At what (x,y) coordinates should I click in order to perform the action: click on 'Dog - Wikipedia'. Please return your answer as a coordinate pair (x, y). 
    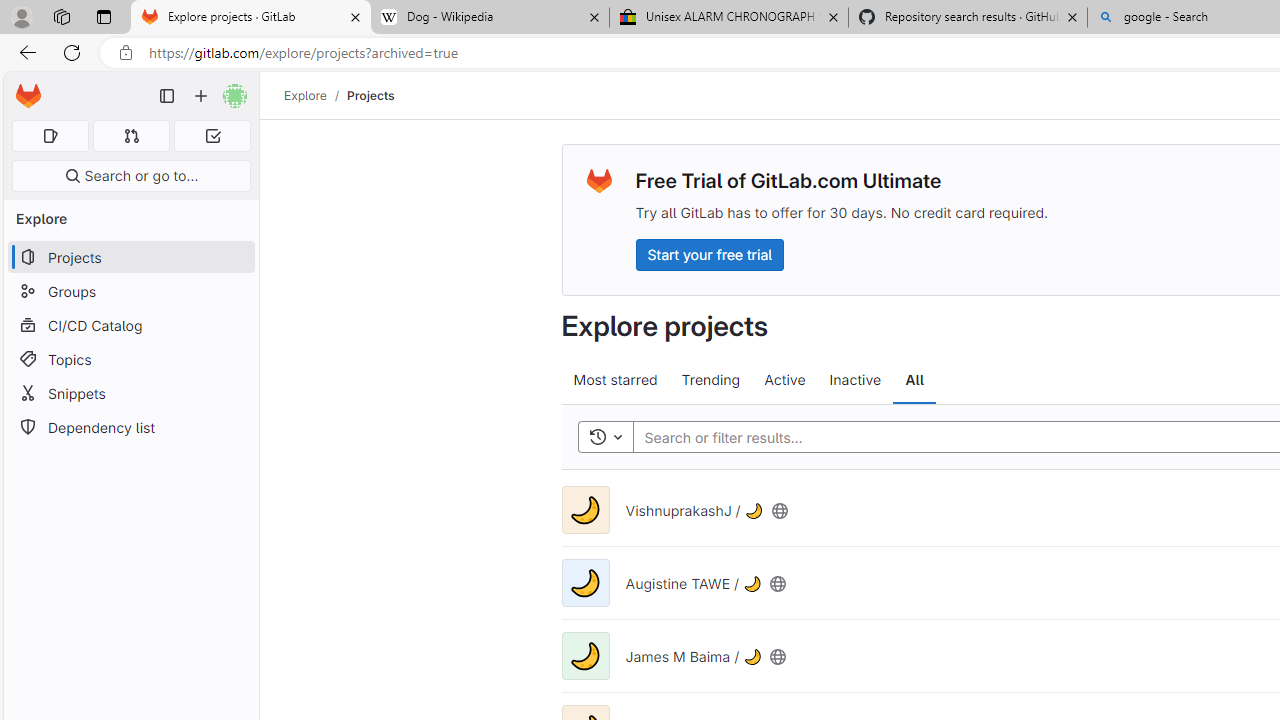
    Looking at the image, I should click on (490, 17).